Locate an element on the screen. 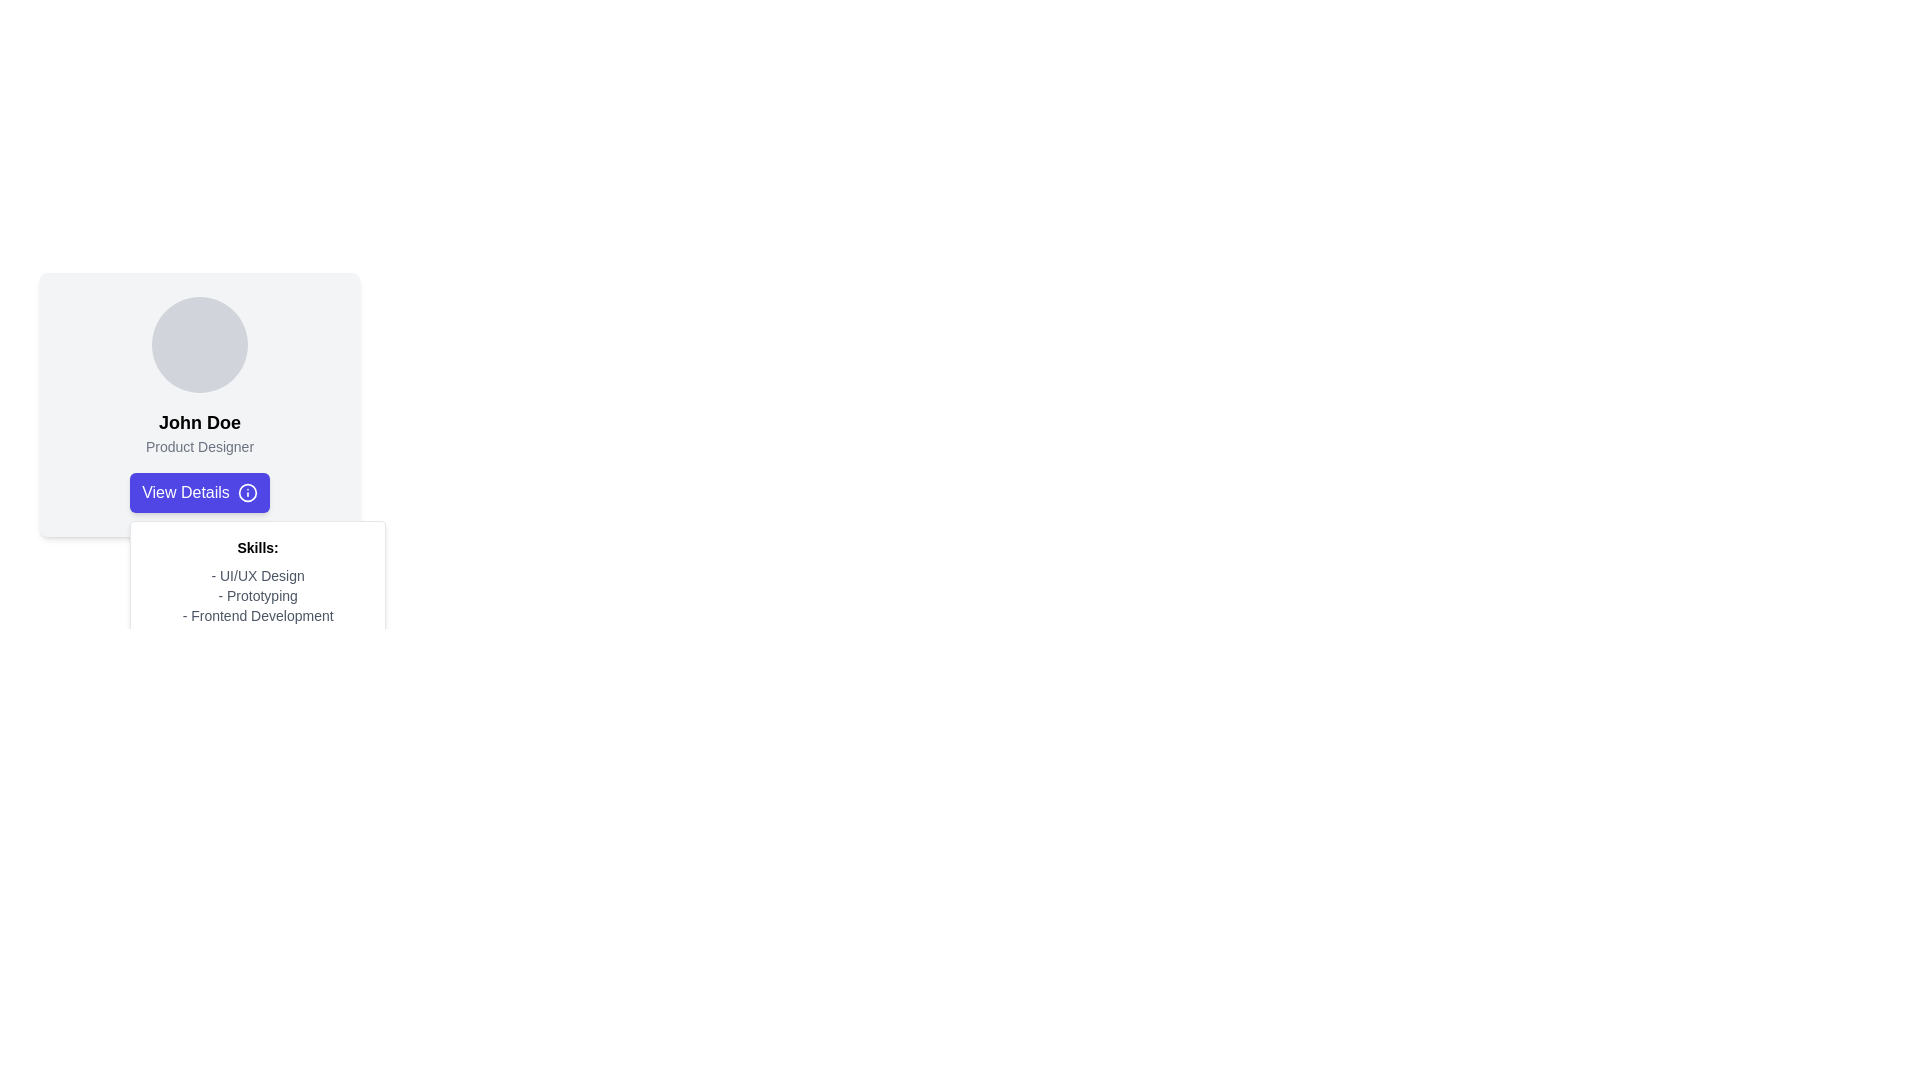 This screenshot has width=1920, height=1080. text of the header label that indicates the topic of the skills listed beneath it, centered within the white card-like background is located at coordinates (257, 547).